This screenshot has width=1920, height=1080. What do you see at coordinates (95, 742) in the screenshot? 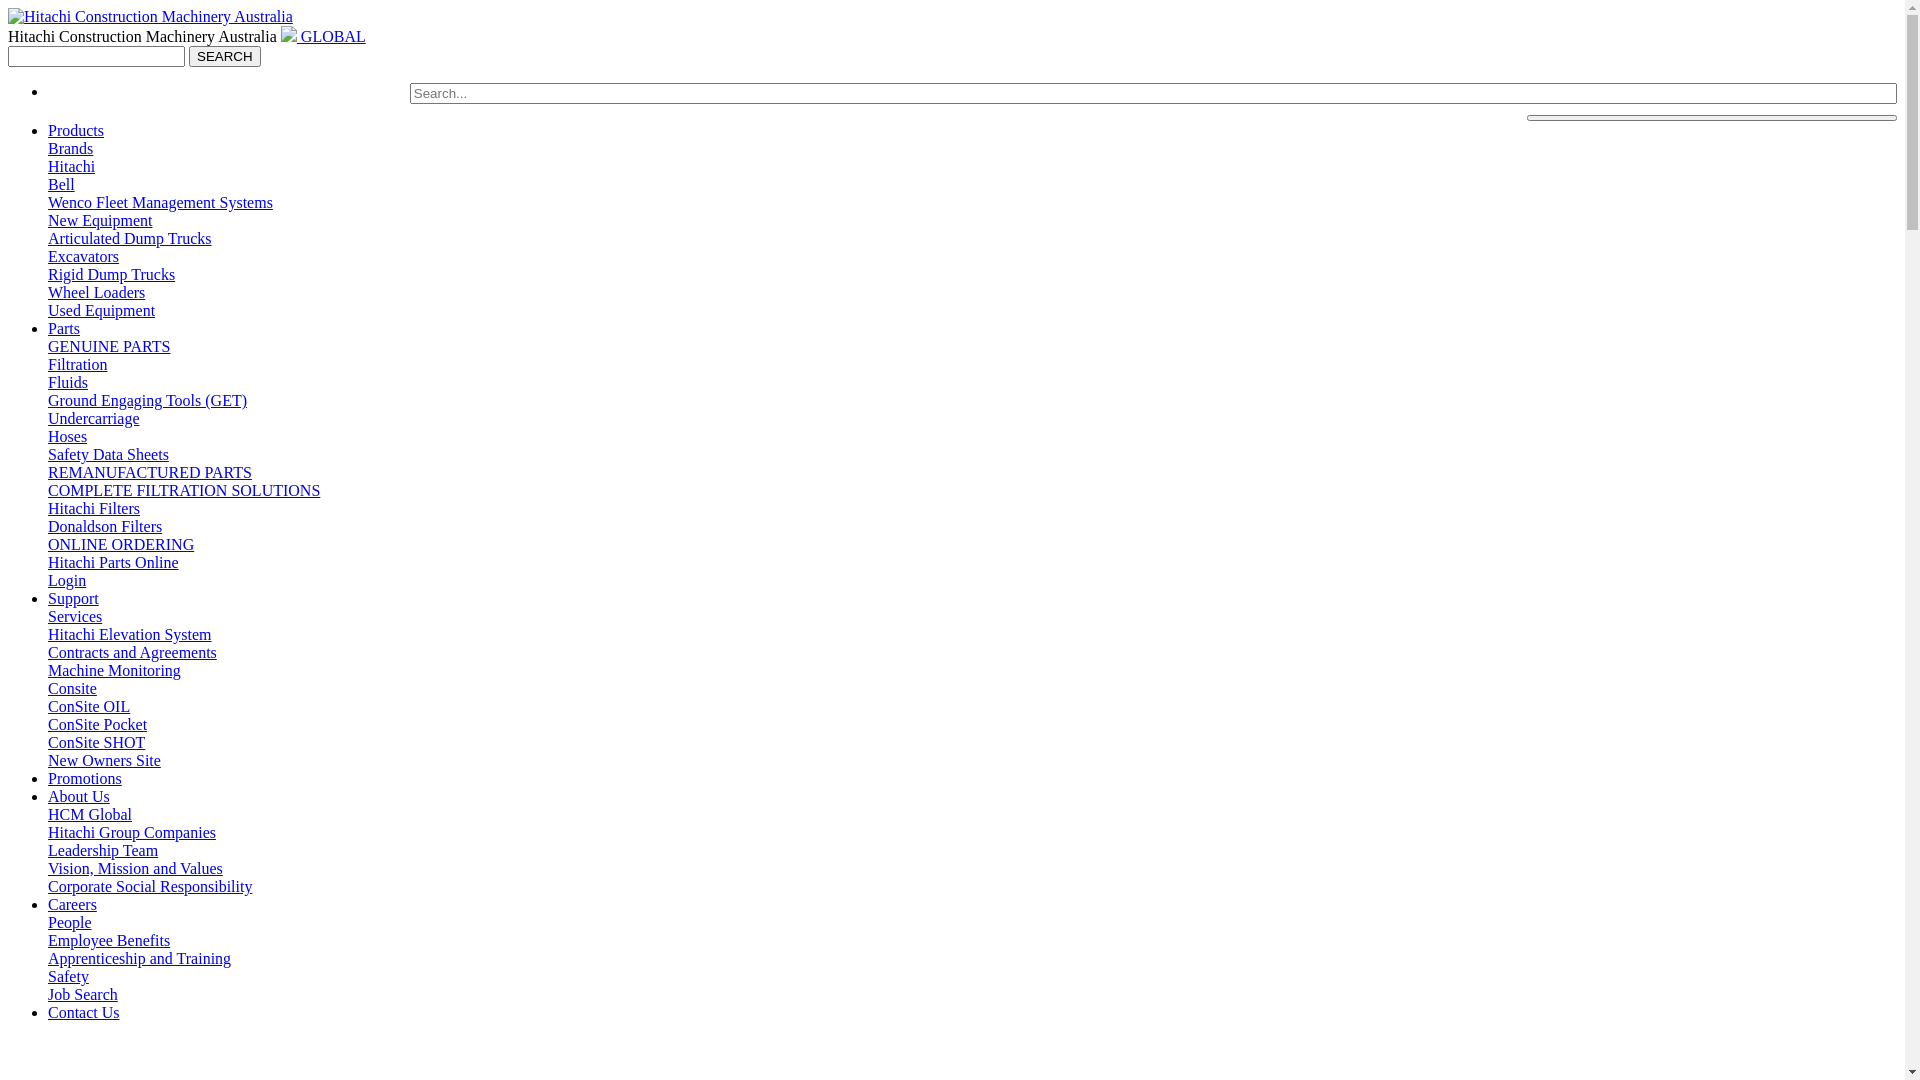
I see `'ConSite SHOT'` at bounding box center [95, 742].